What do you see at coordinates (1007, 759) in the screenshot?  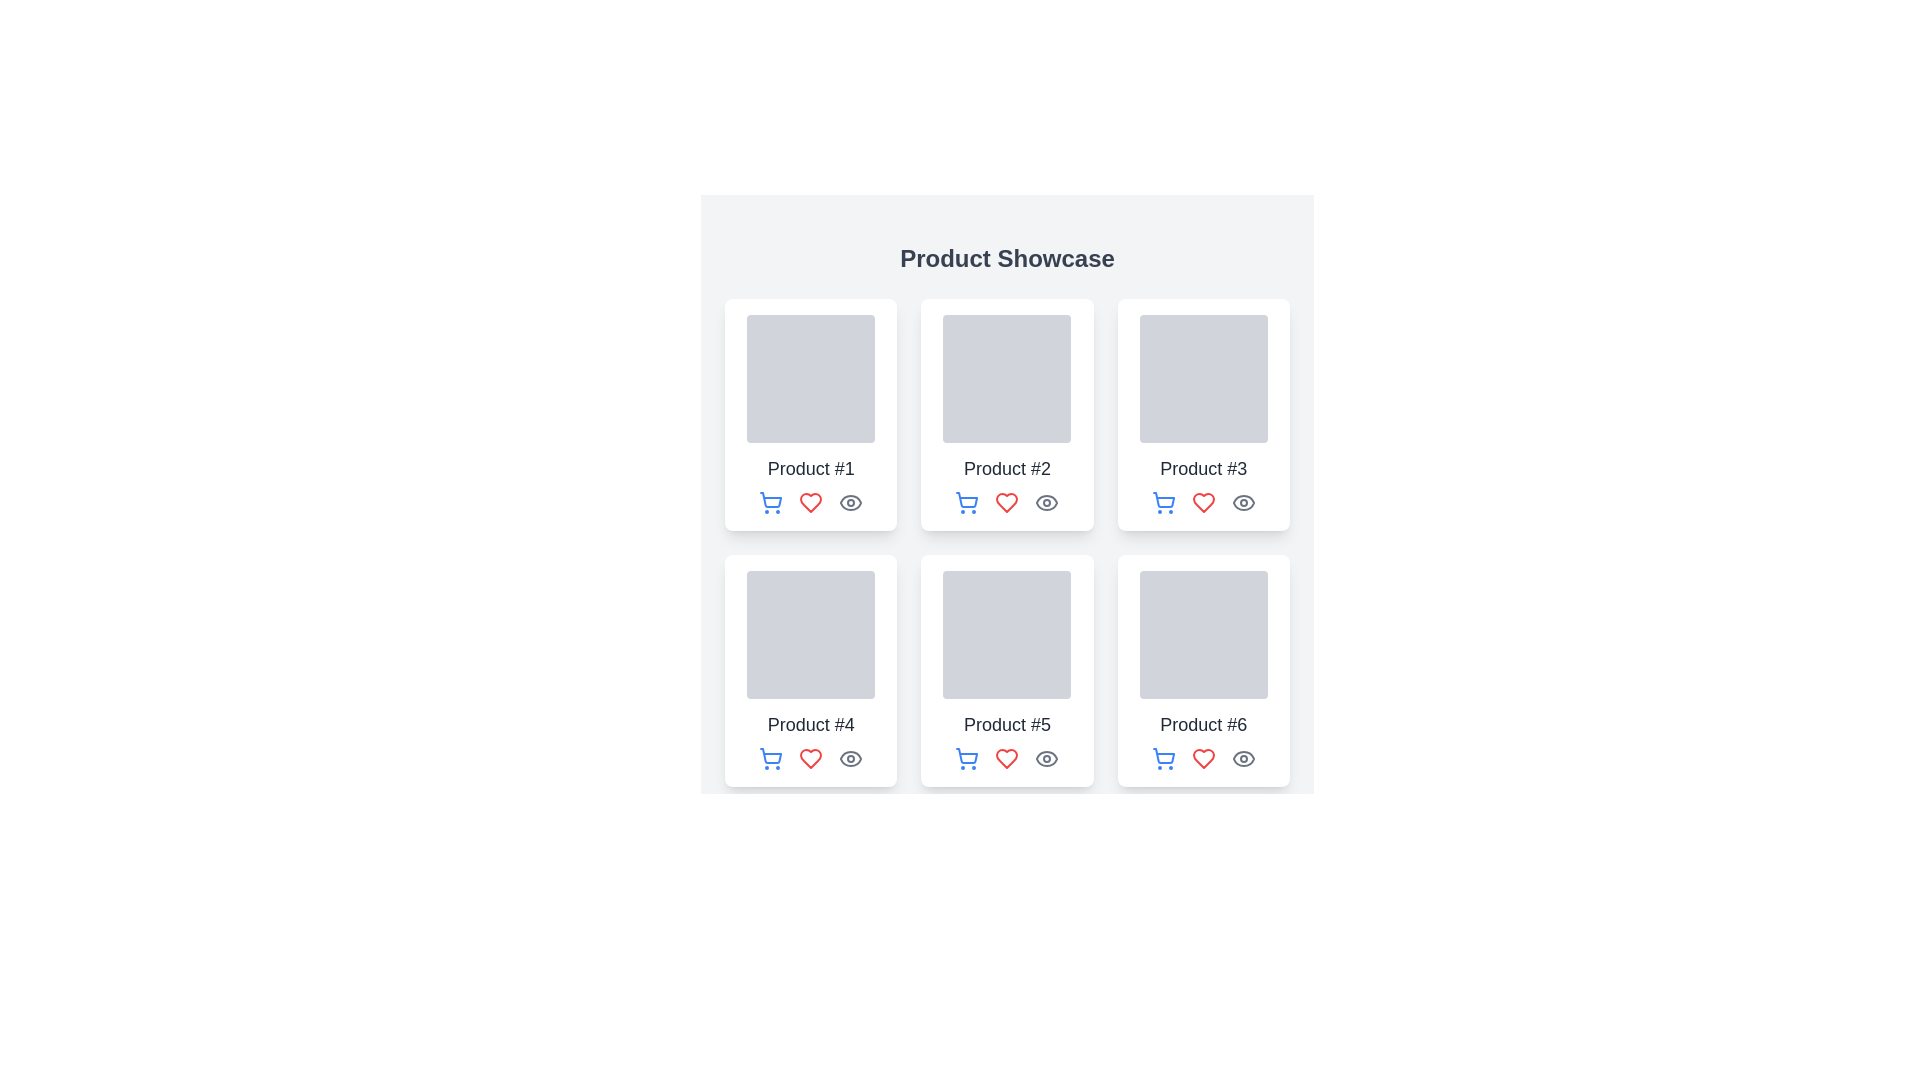 I see `the heart-shaped icon button outlined in red` at bounding box center [1007, 759].